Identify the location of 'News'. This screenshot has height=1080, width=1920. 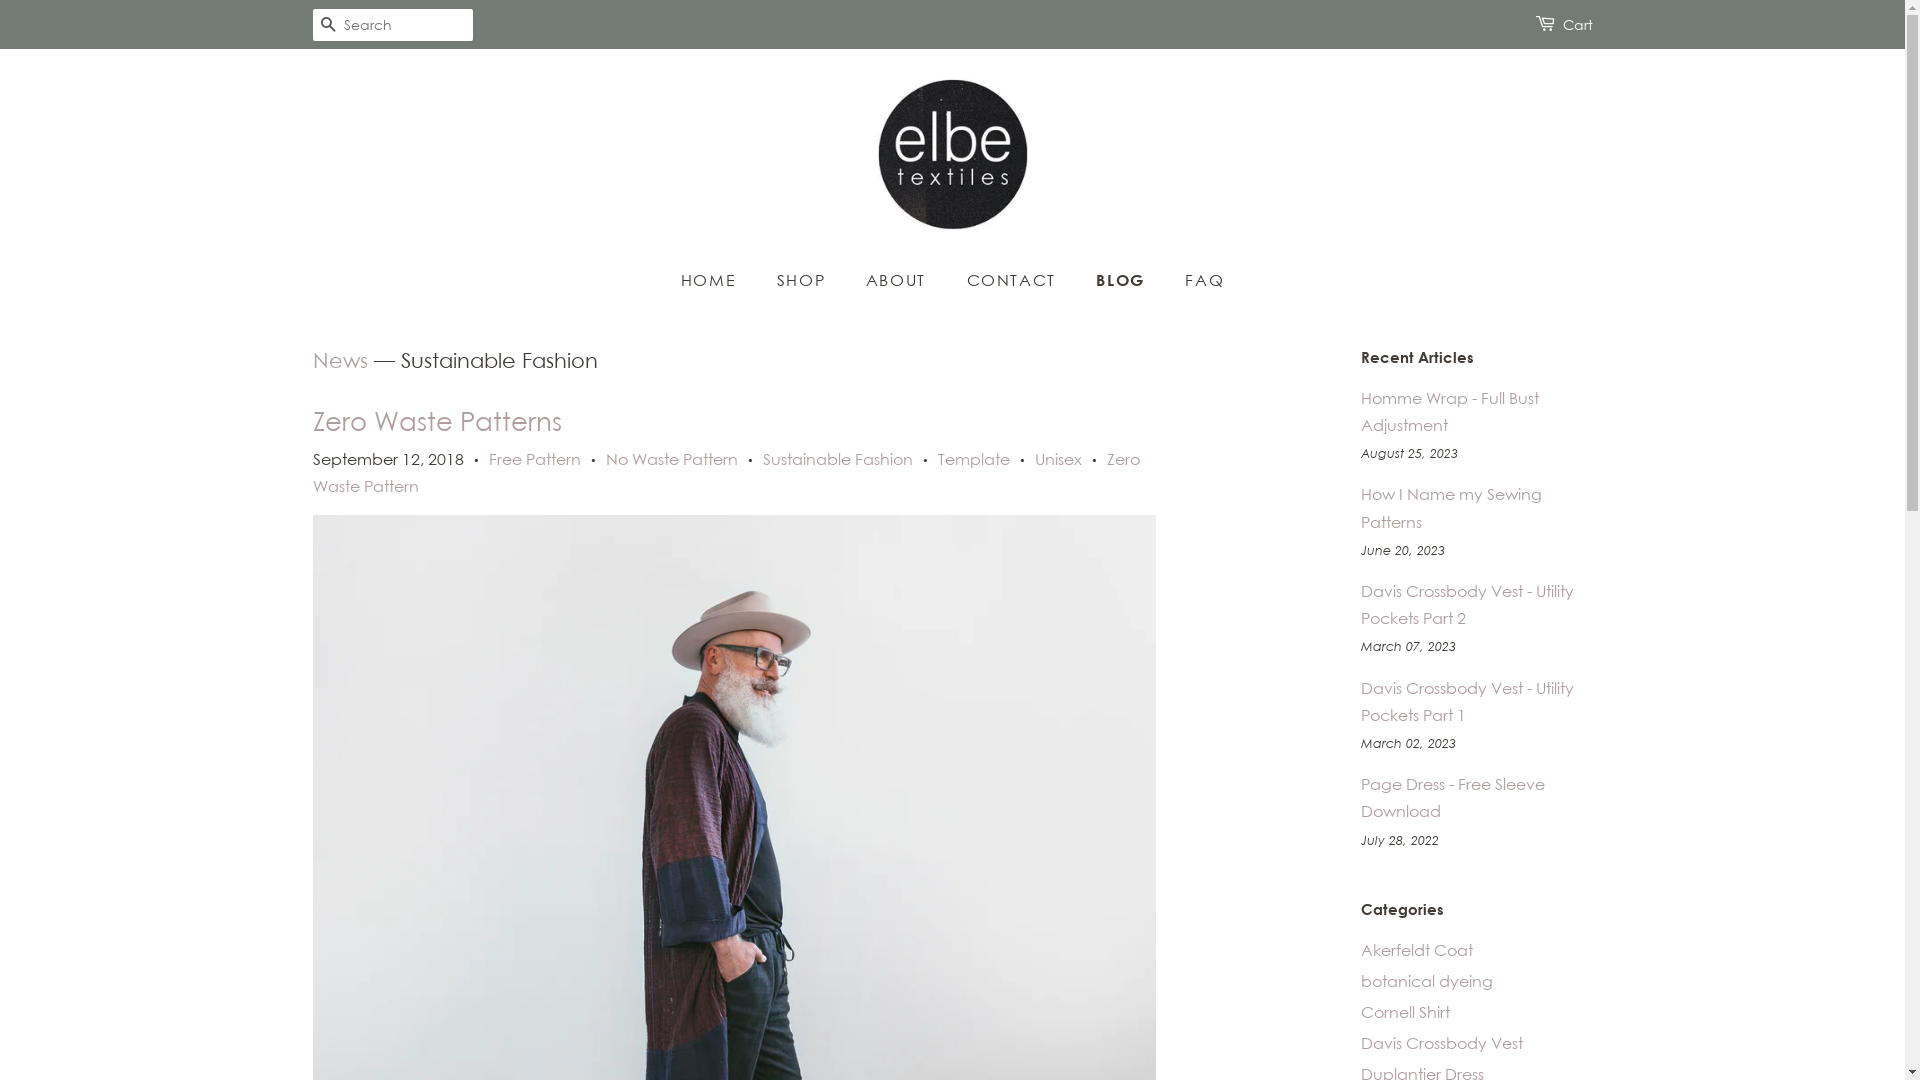
(339, 360).